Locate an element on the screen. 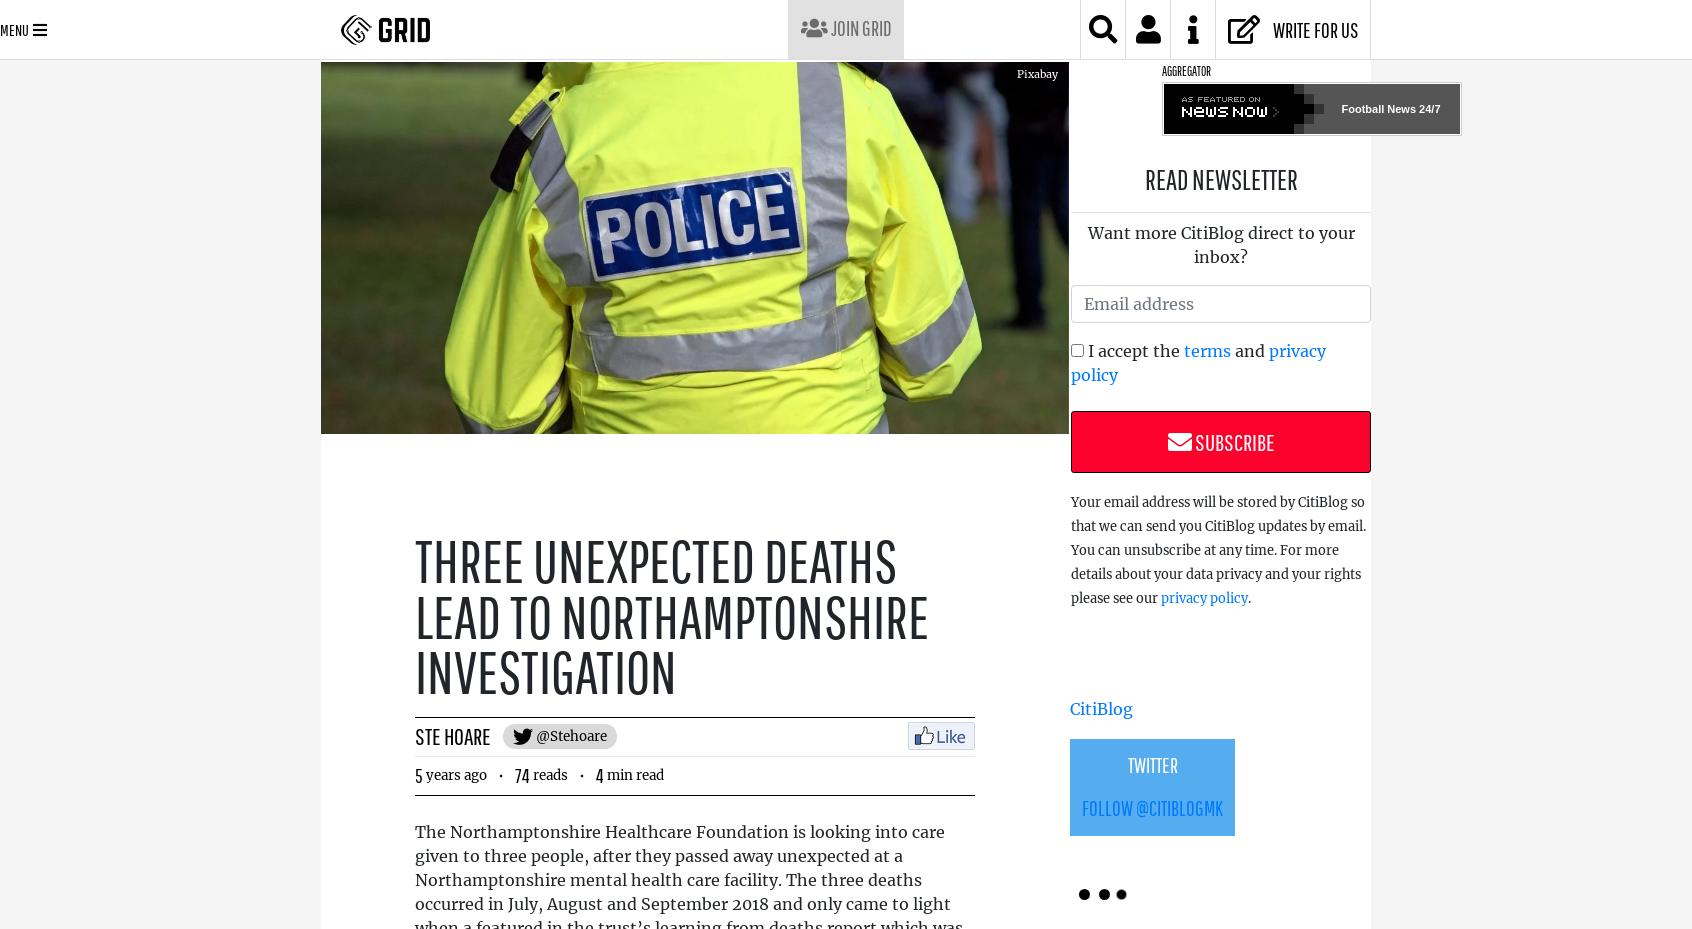 This screenshot has height=929, width=1692. '24/7' is located at coordinates (1427, 108).